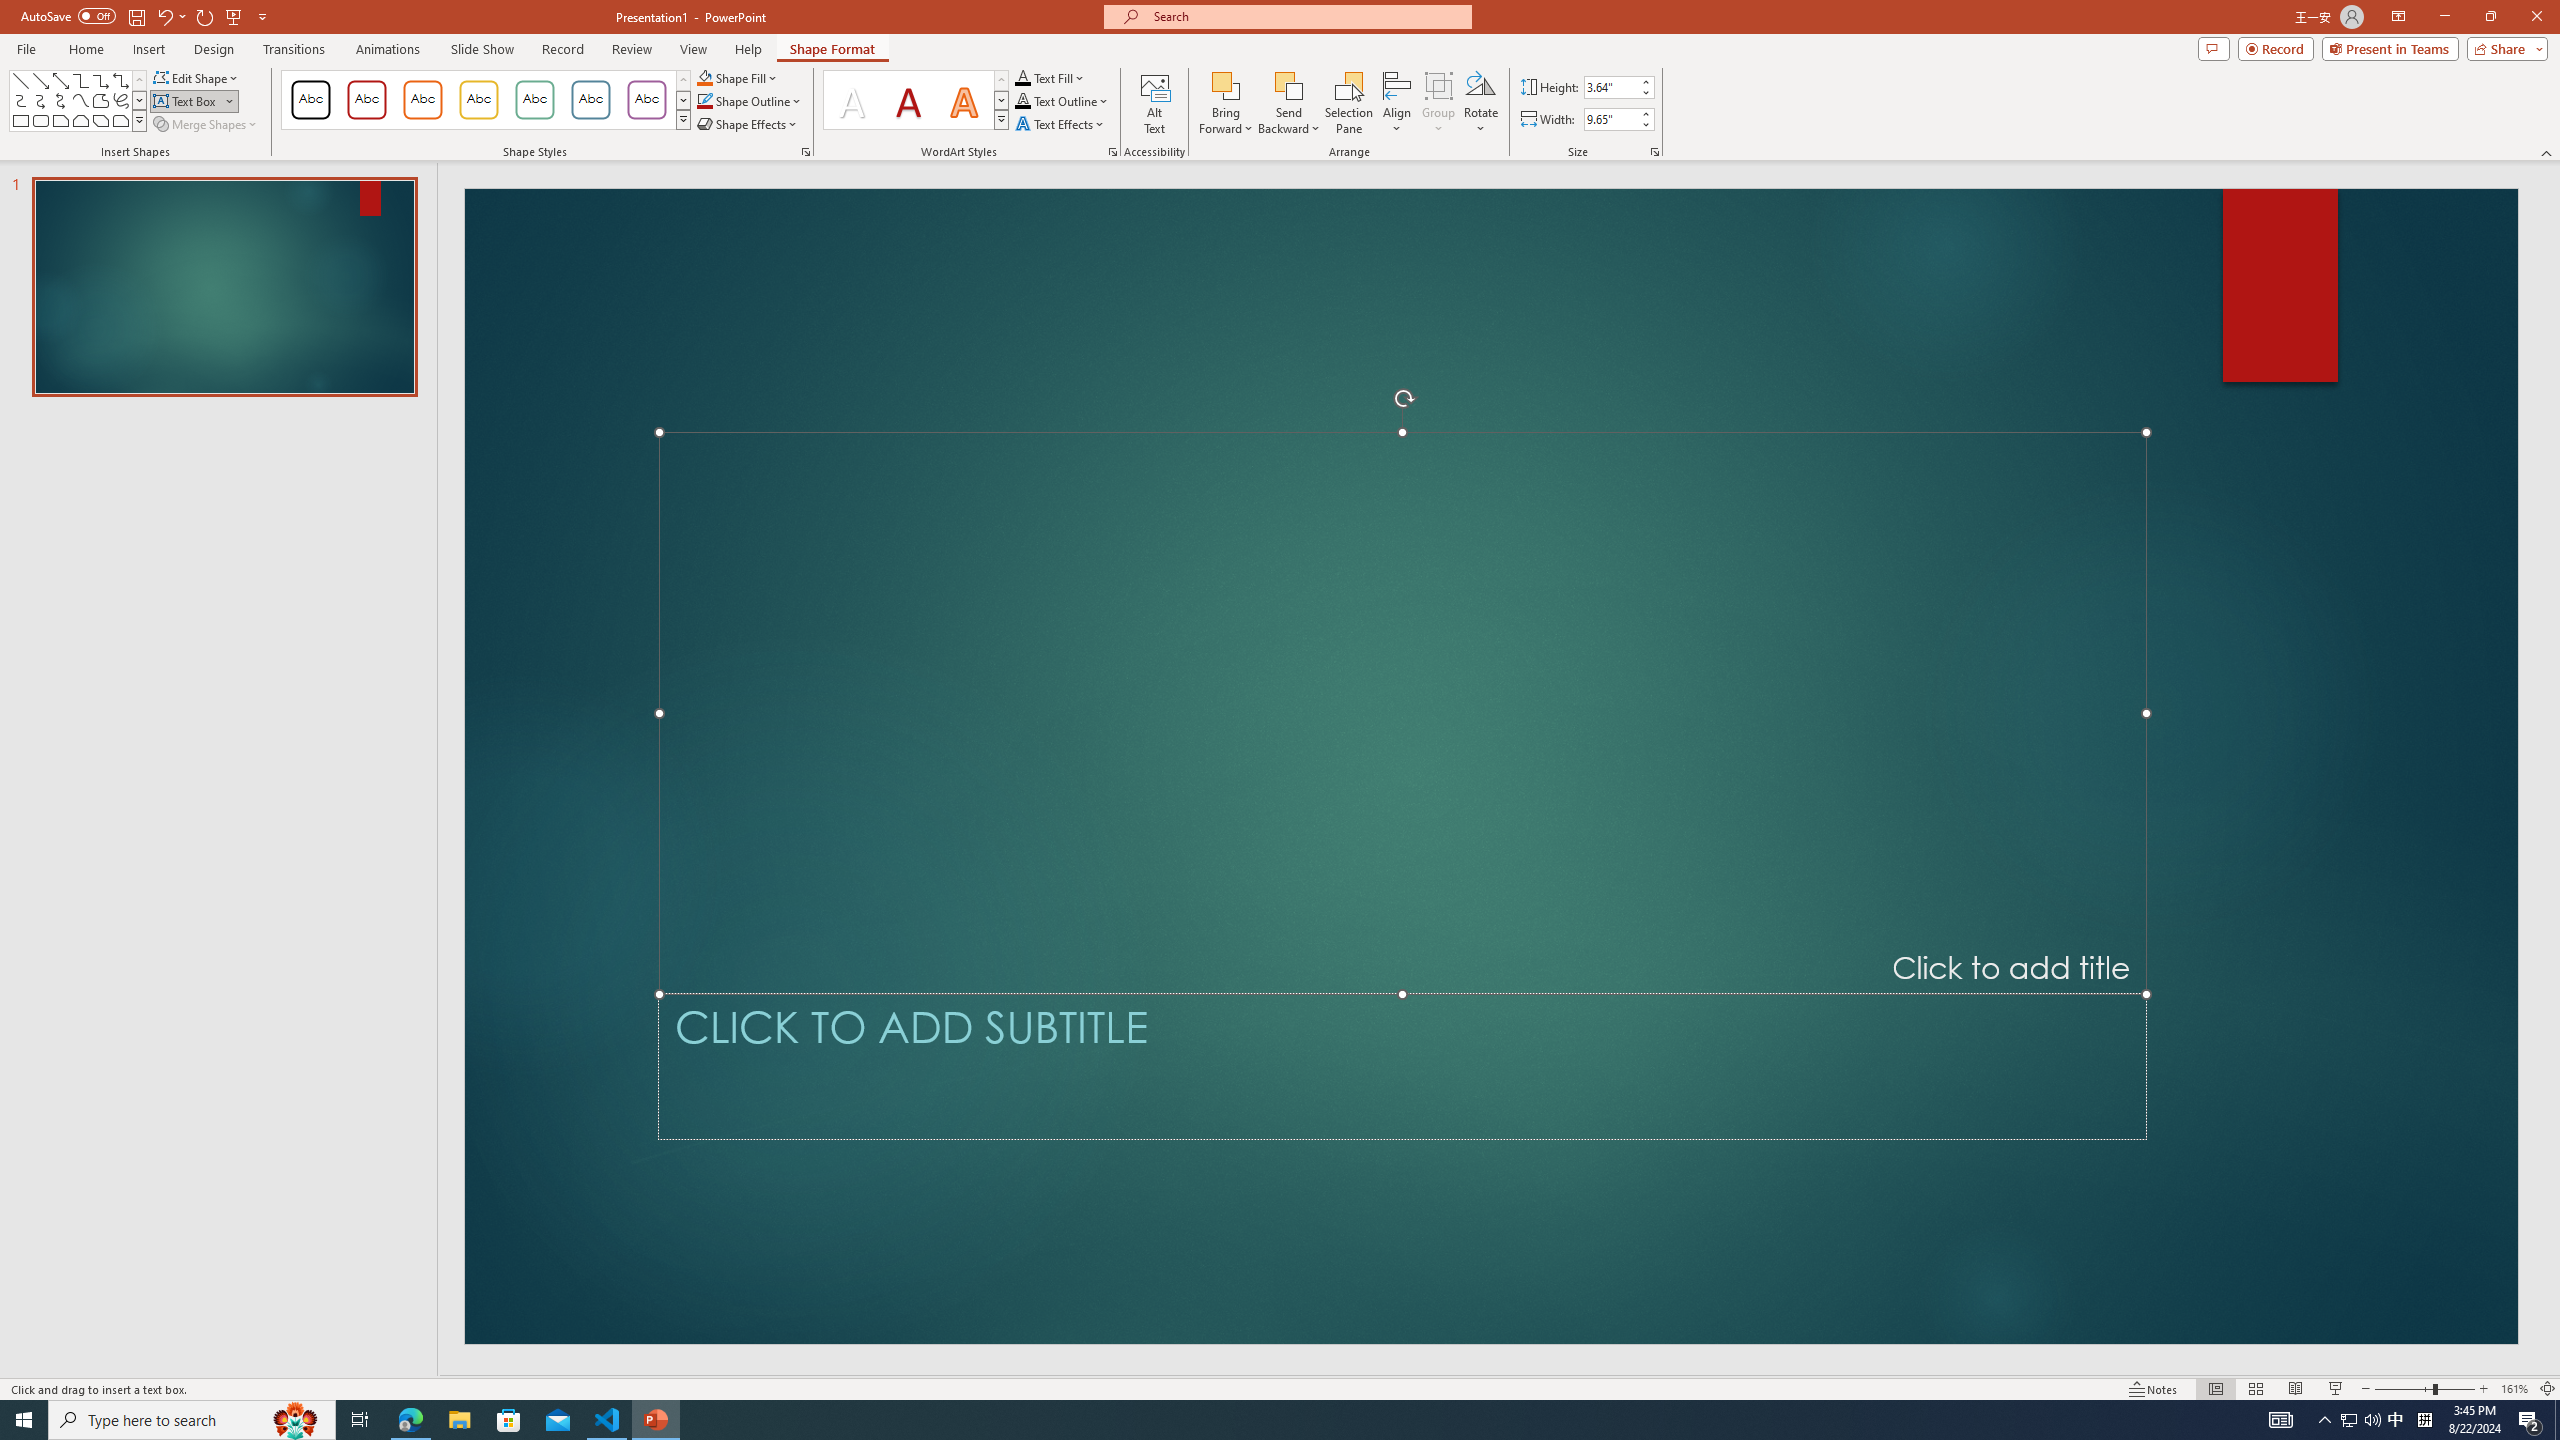 Image resolution: width=2560 pixels, height=1440 pixels. Describe the element at coordinates (1289, 103) in the screenshot. I see `'Send Backward'` at that location.